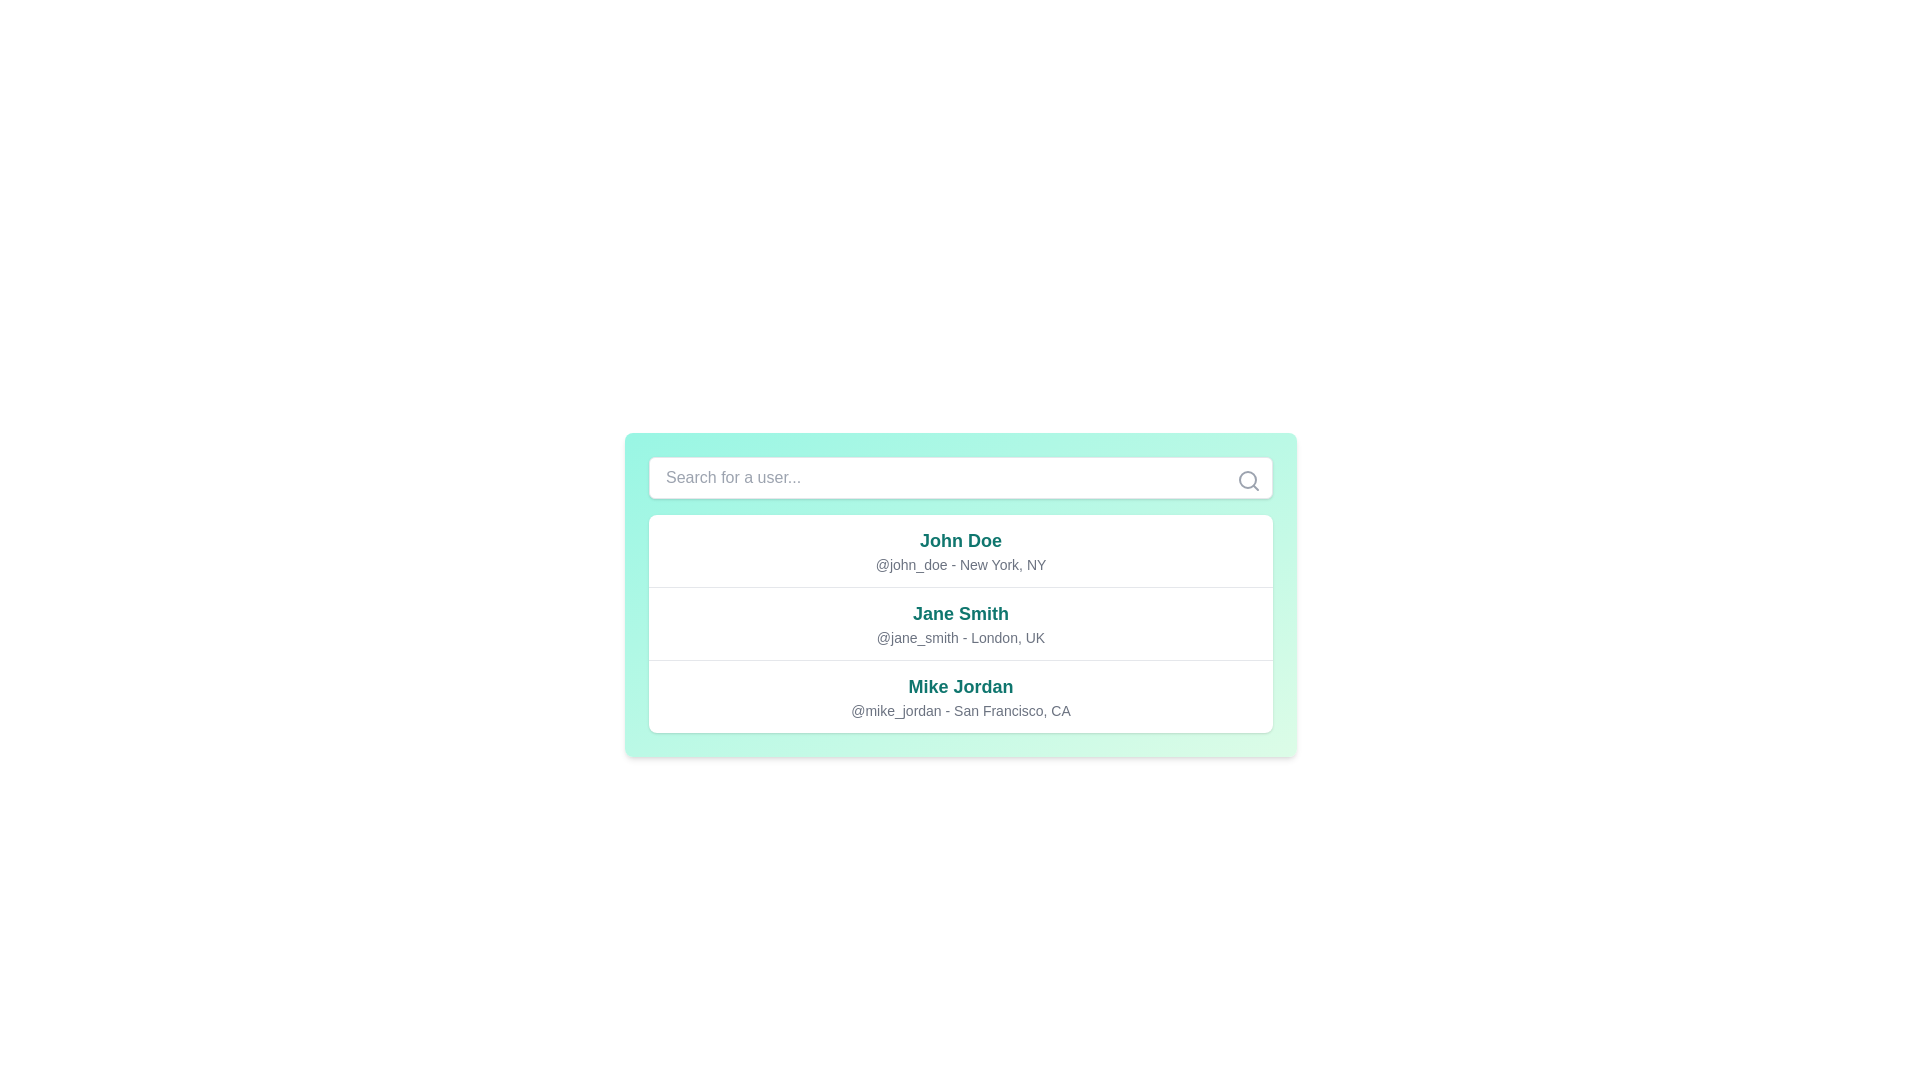 The height and width of the screenshot is (1080, 1920). Describe the element at coordinates (960, 551) in the screenshot. I see `the first list item displaying the user's name 'John Doe' to activate the hover effect` at that location.